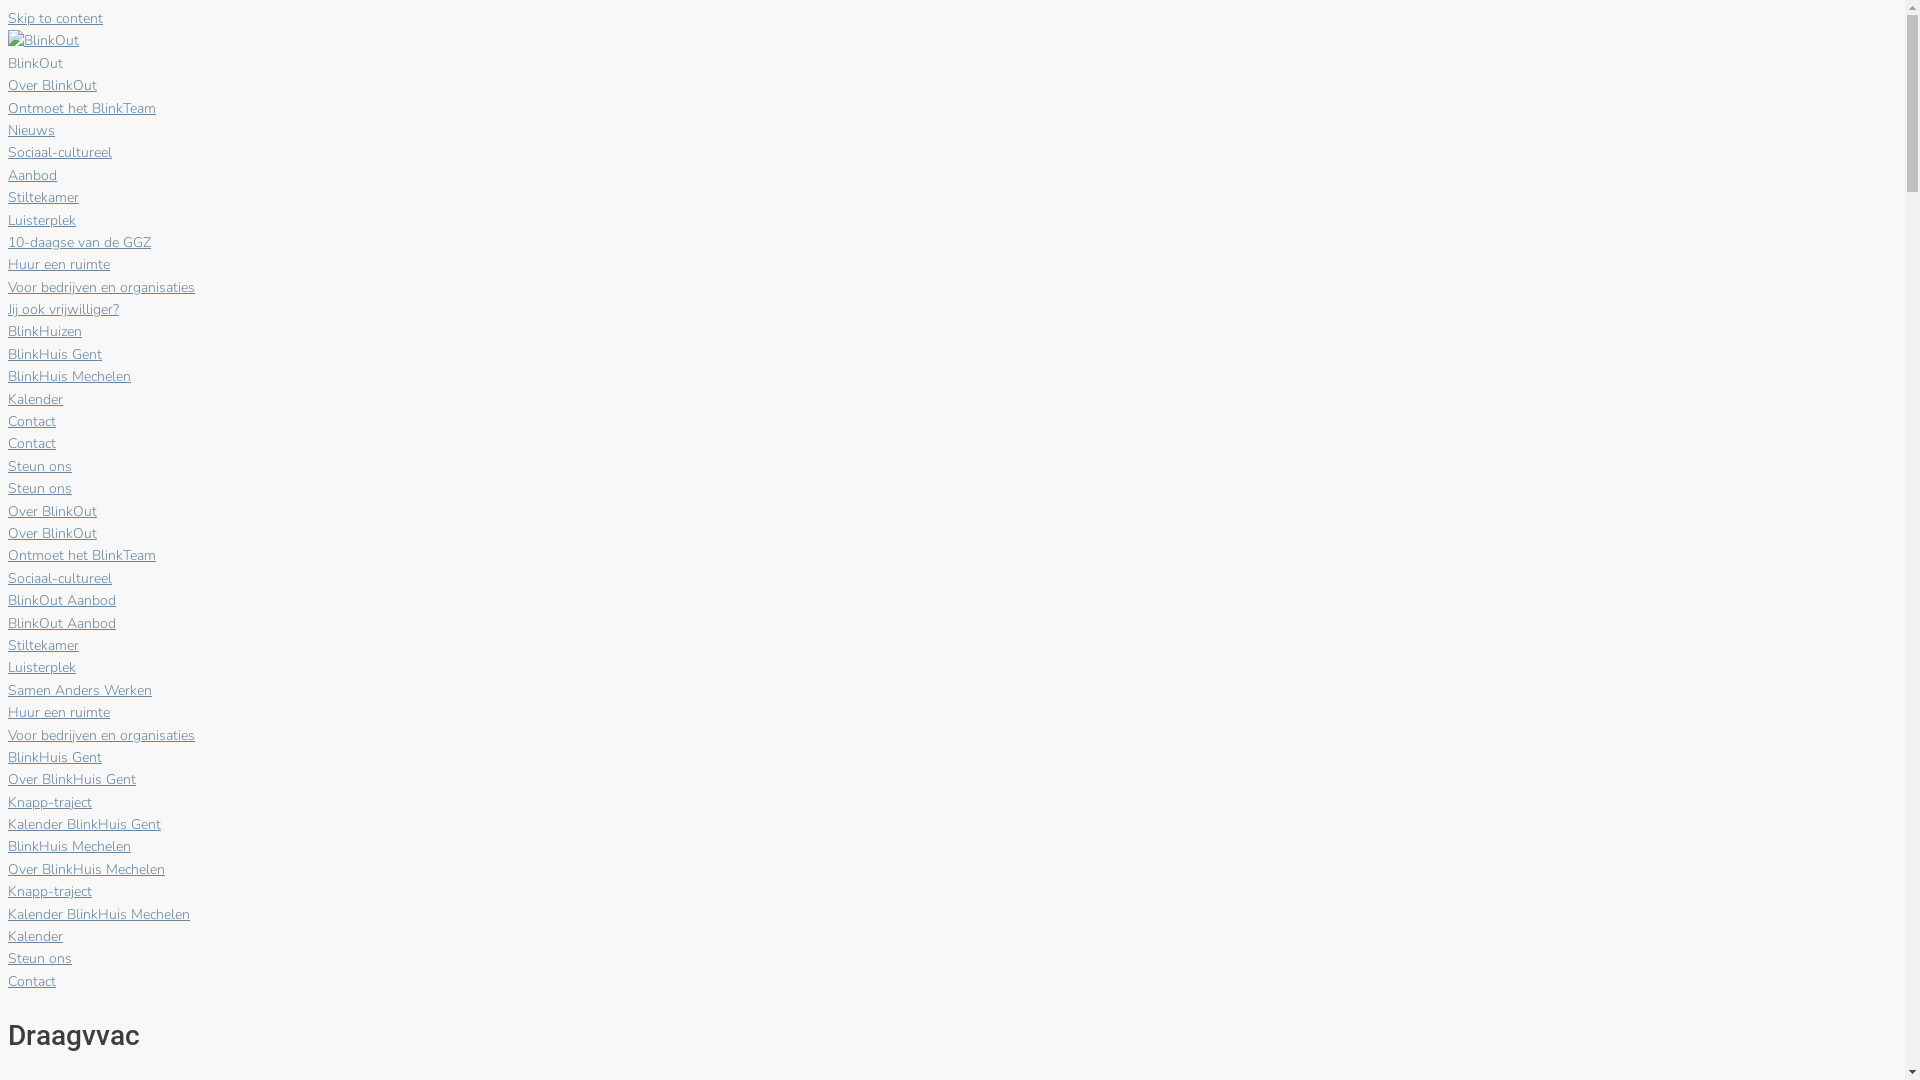 Image resolution: width=1920 pixels, height=1080 pixels. Describe the element at coordinates (69, 376) in the screenshot. I see `'BlinkHuis Mechelen'` at that location.